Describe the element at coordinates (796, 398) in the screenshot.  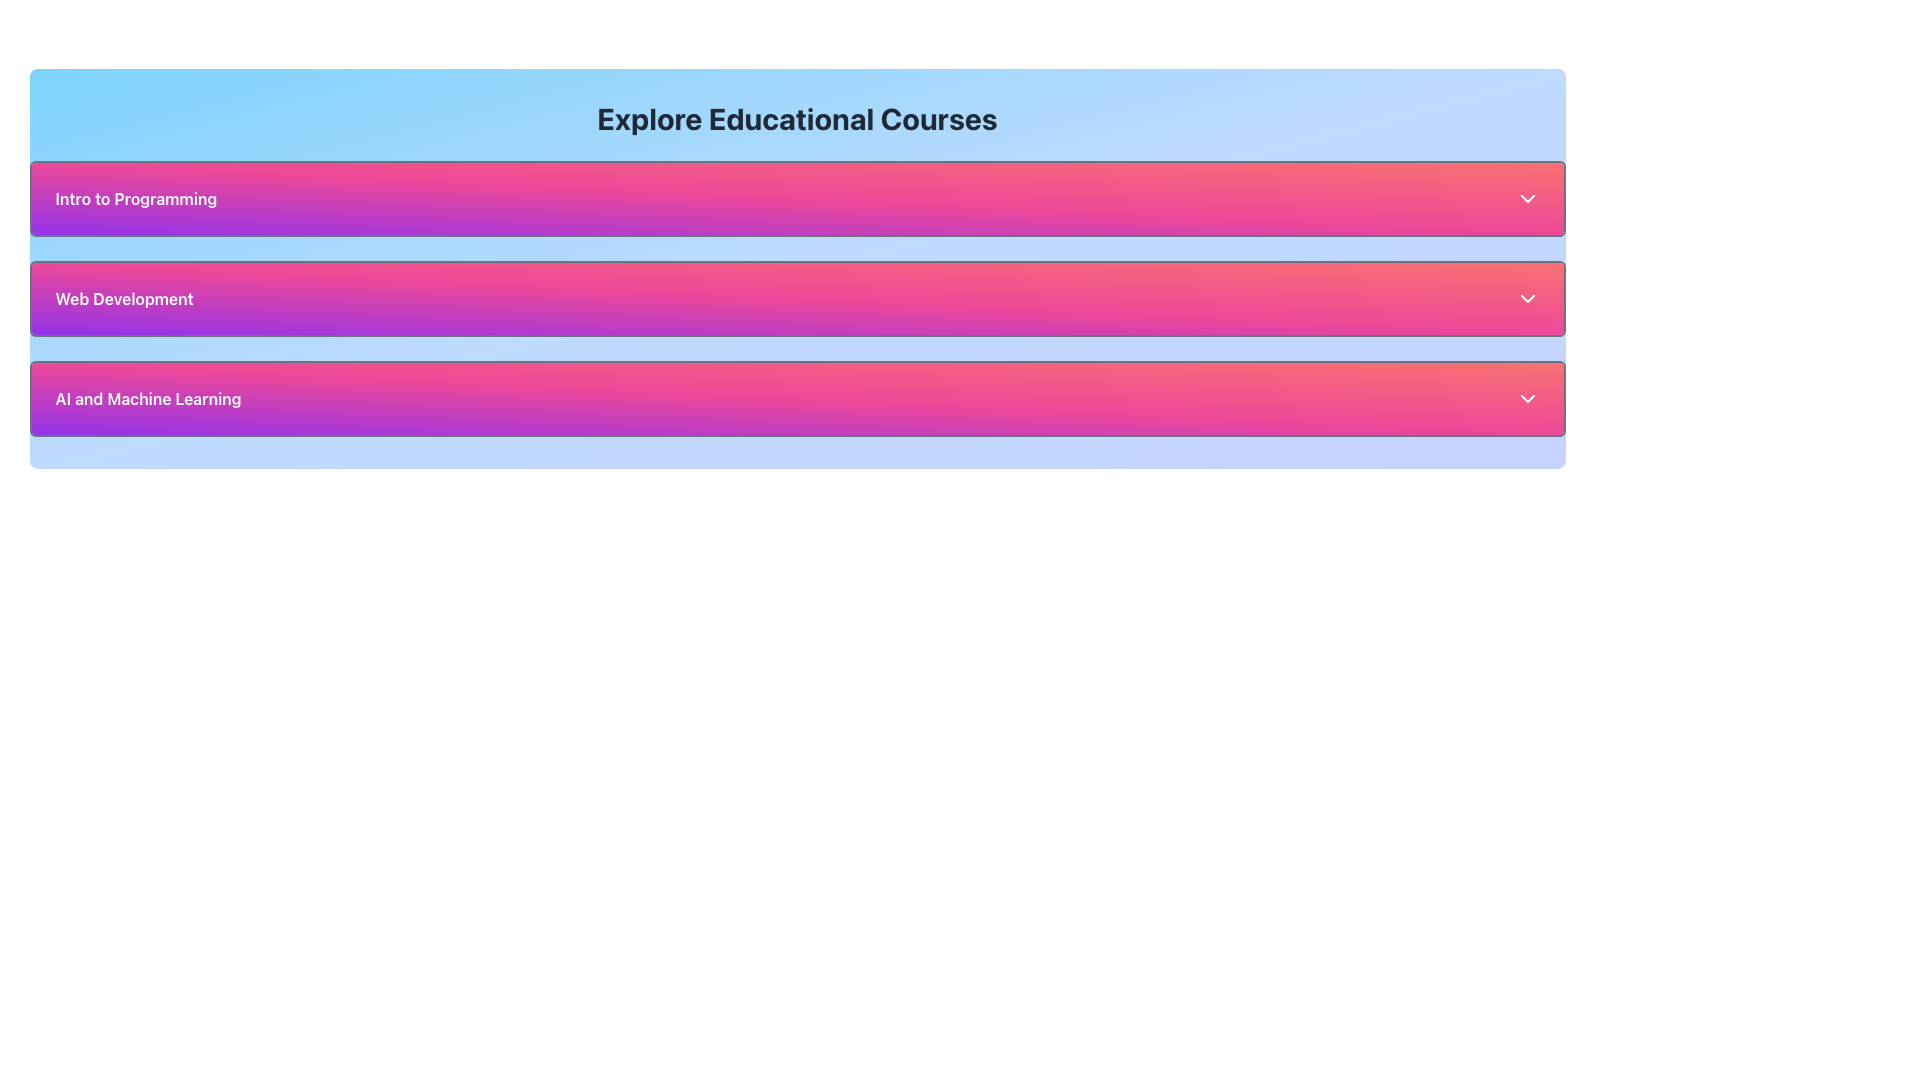
I see `the last option in the list of educational courses titled 'AI and Machine Learning'` at that location.